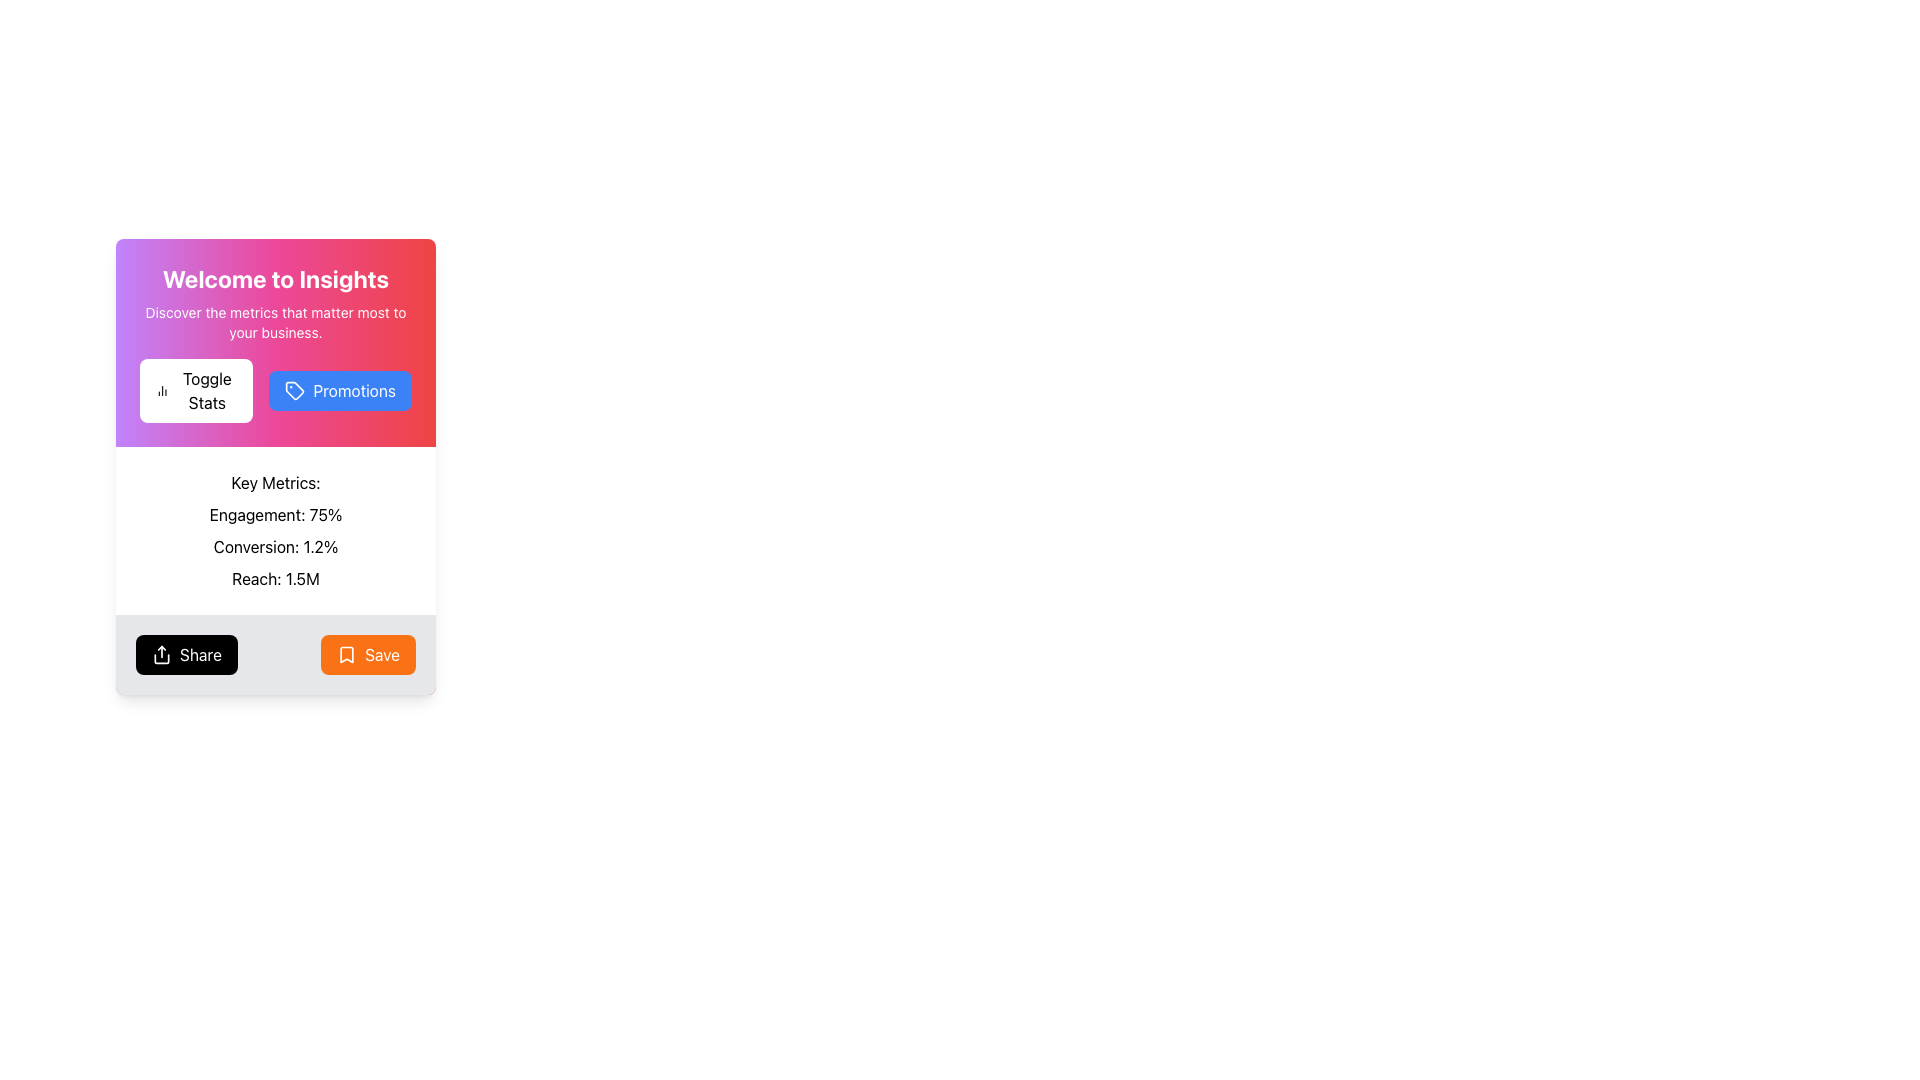 The height and width of the screenshot is (1080, 1920). I want to click on the Informational Text Section displaying business metrics located beneath the 'Toggle Stats' and 'Promotions' buttons, above the 'Share' and 'Save' buttons, so click(274, 530).